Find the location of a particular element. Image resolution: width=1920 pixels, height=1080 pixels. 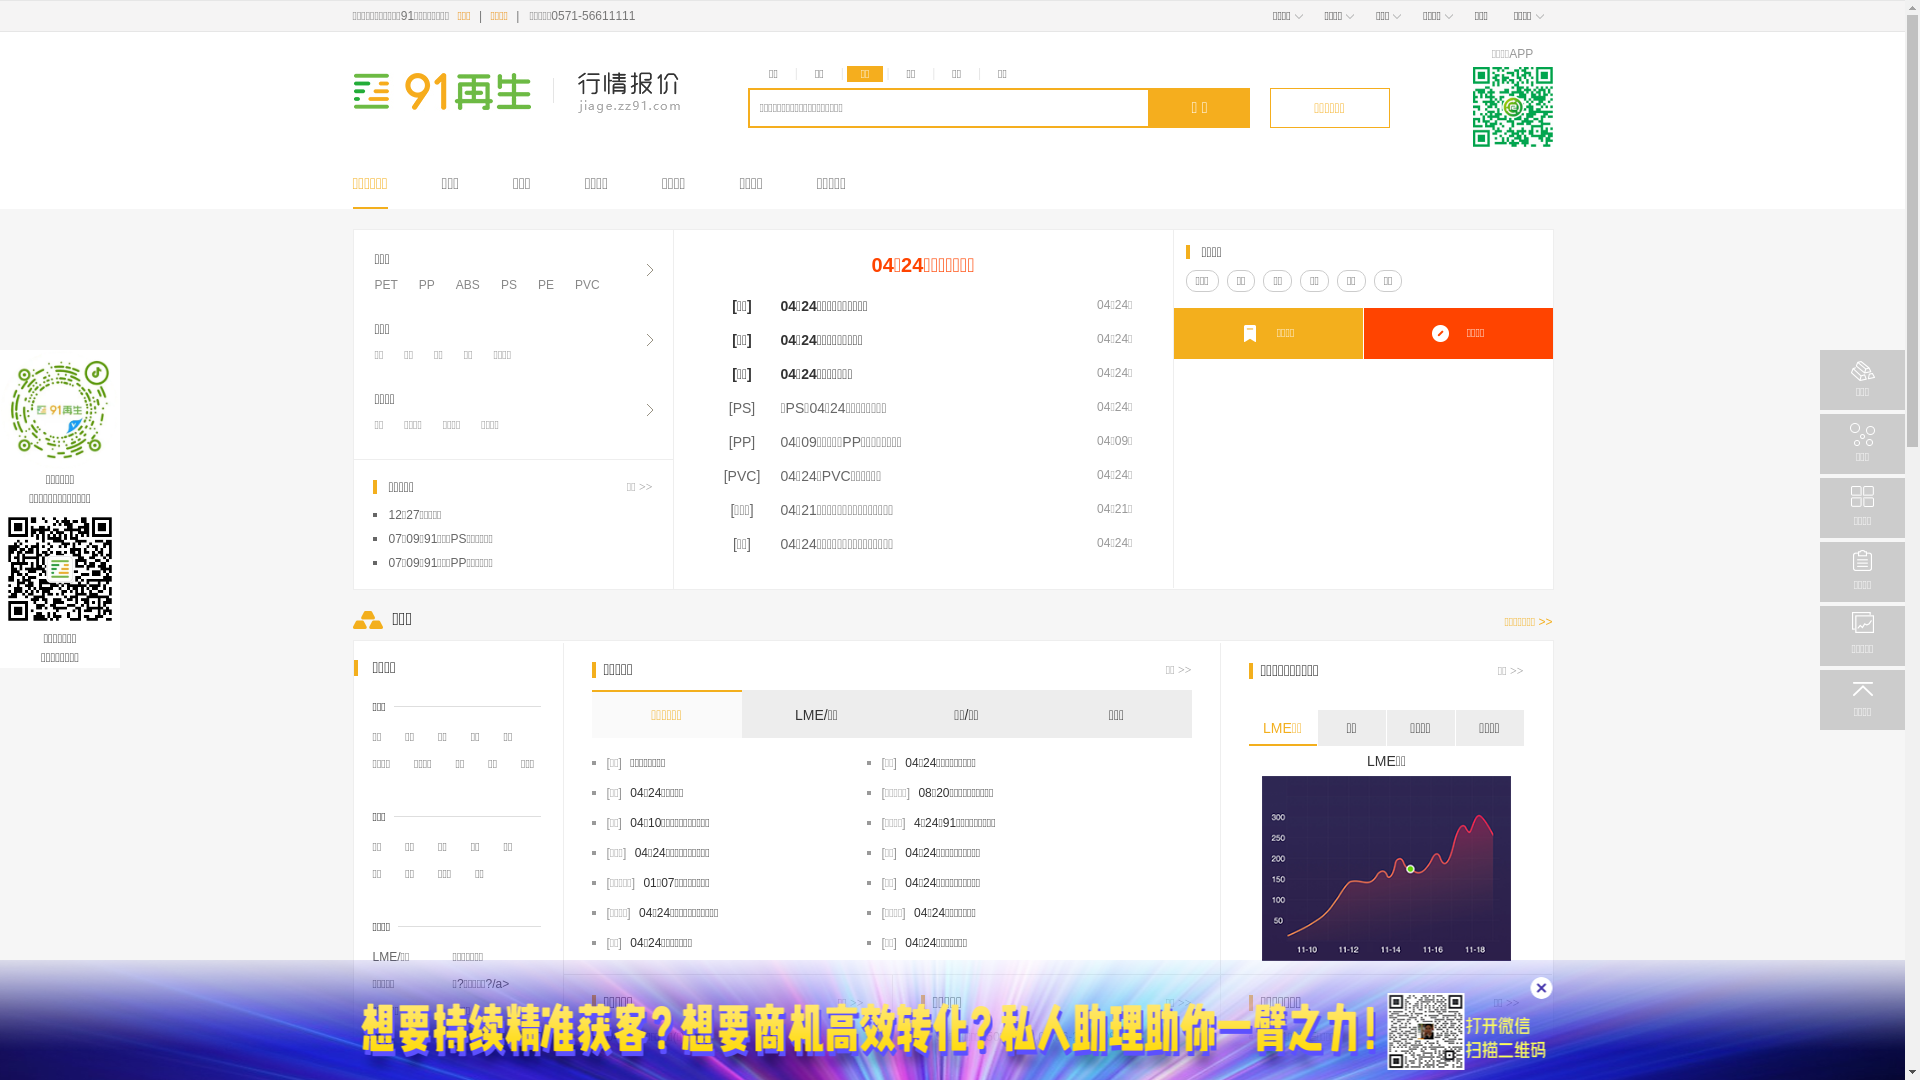

'[PS]' is located at coordinates (714, 407).